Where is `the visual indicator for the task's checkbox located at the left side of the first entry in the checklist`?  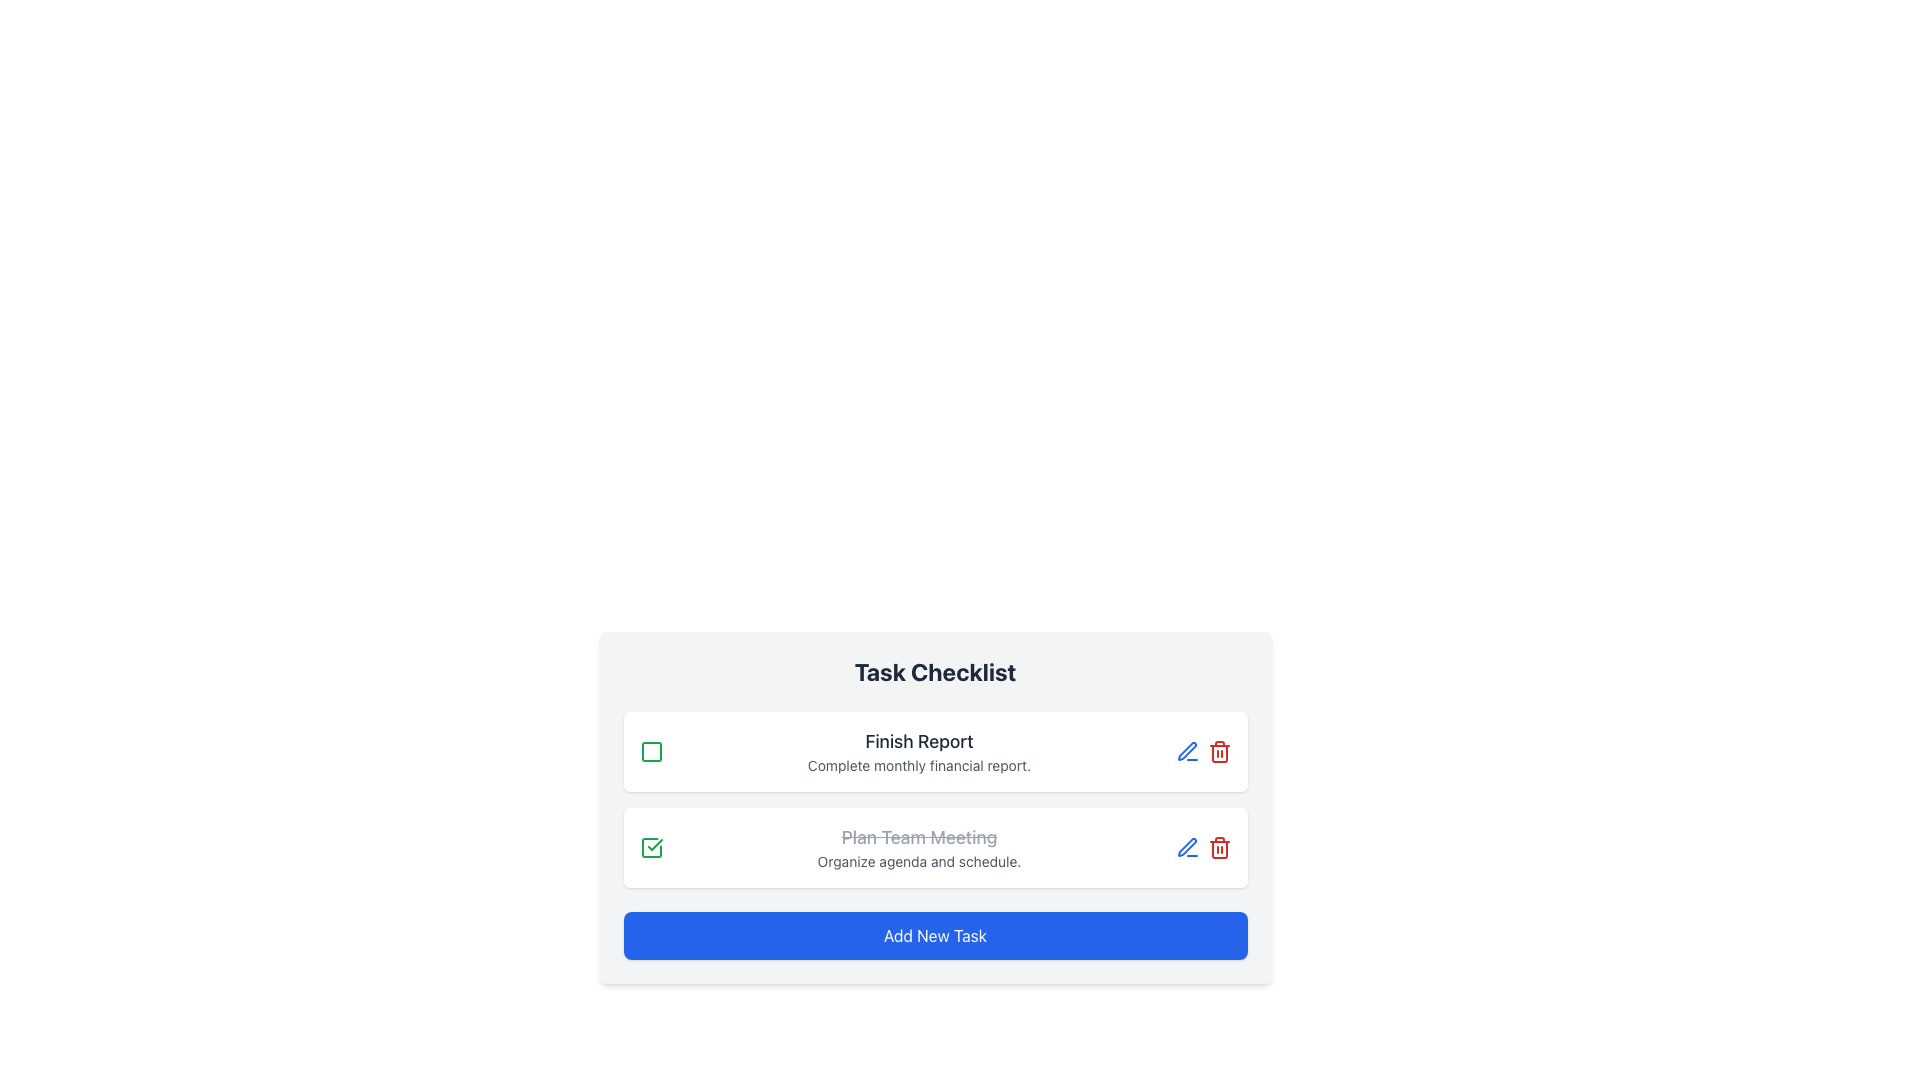 the visual indicator for the task's checkbox located at the left side of the first entry in the checklist is located at coordinates (651, 752).